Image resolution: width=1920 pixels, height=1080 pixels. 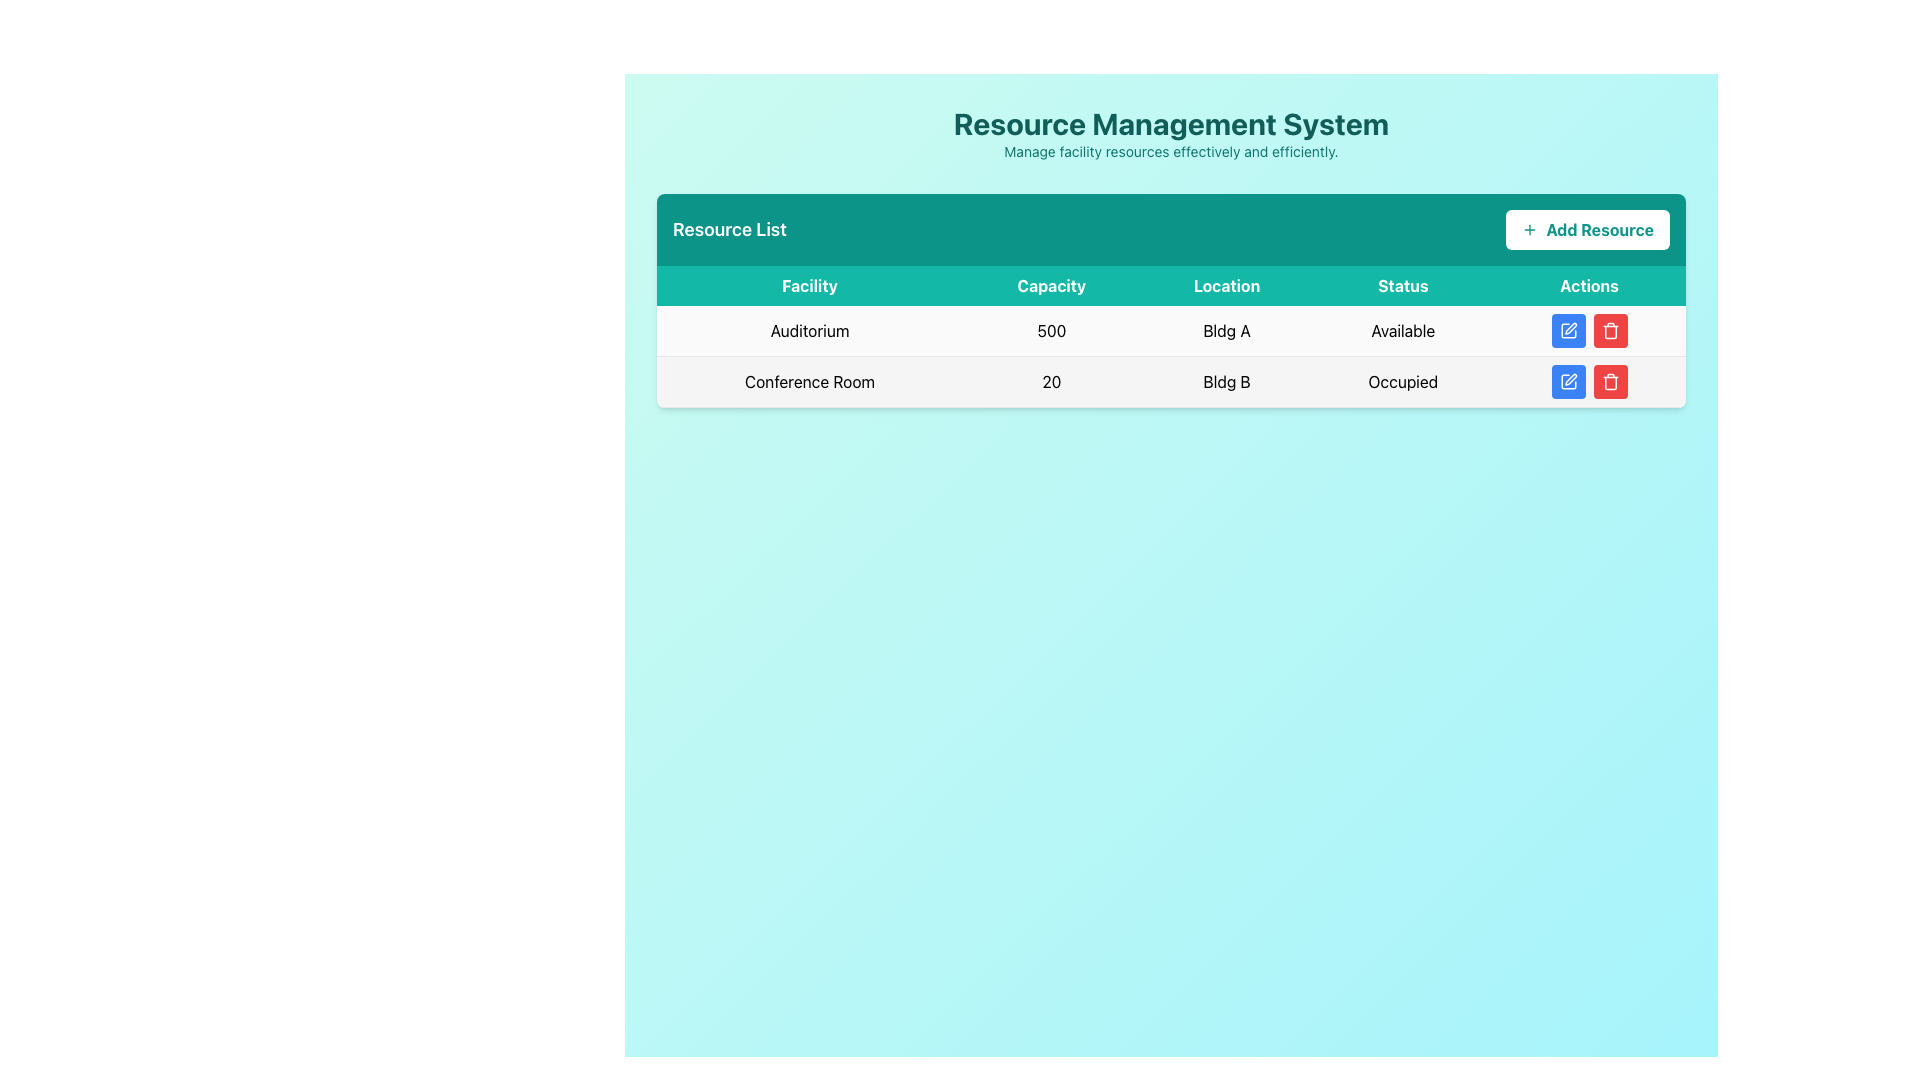 What do you see at coordinates (1050, 381) in the screenshot?
I see `value from the table cell containing the text '20' under the 'Capacity' column in the second row of the data table` at bounding box center [1050, 381].